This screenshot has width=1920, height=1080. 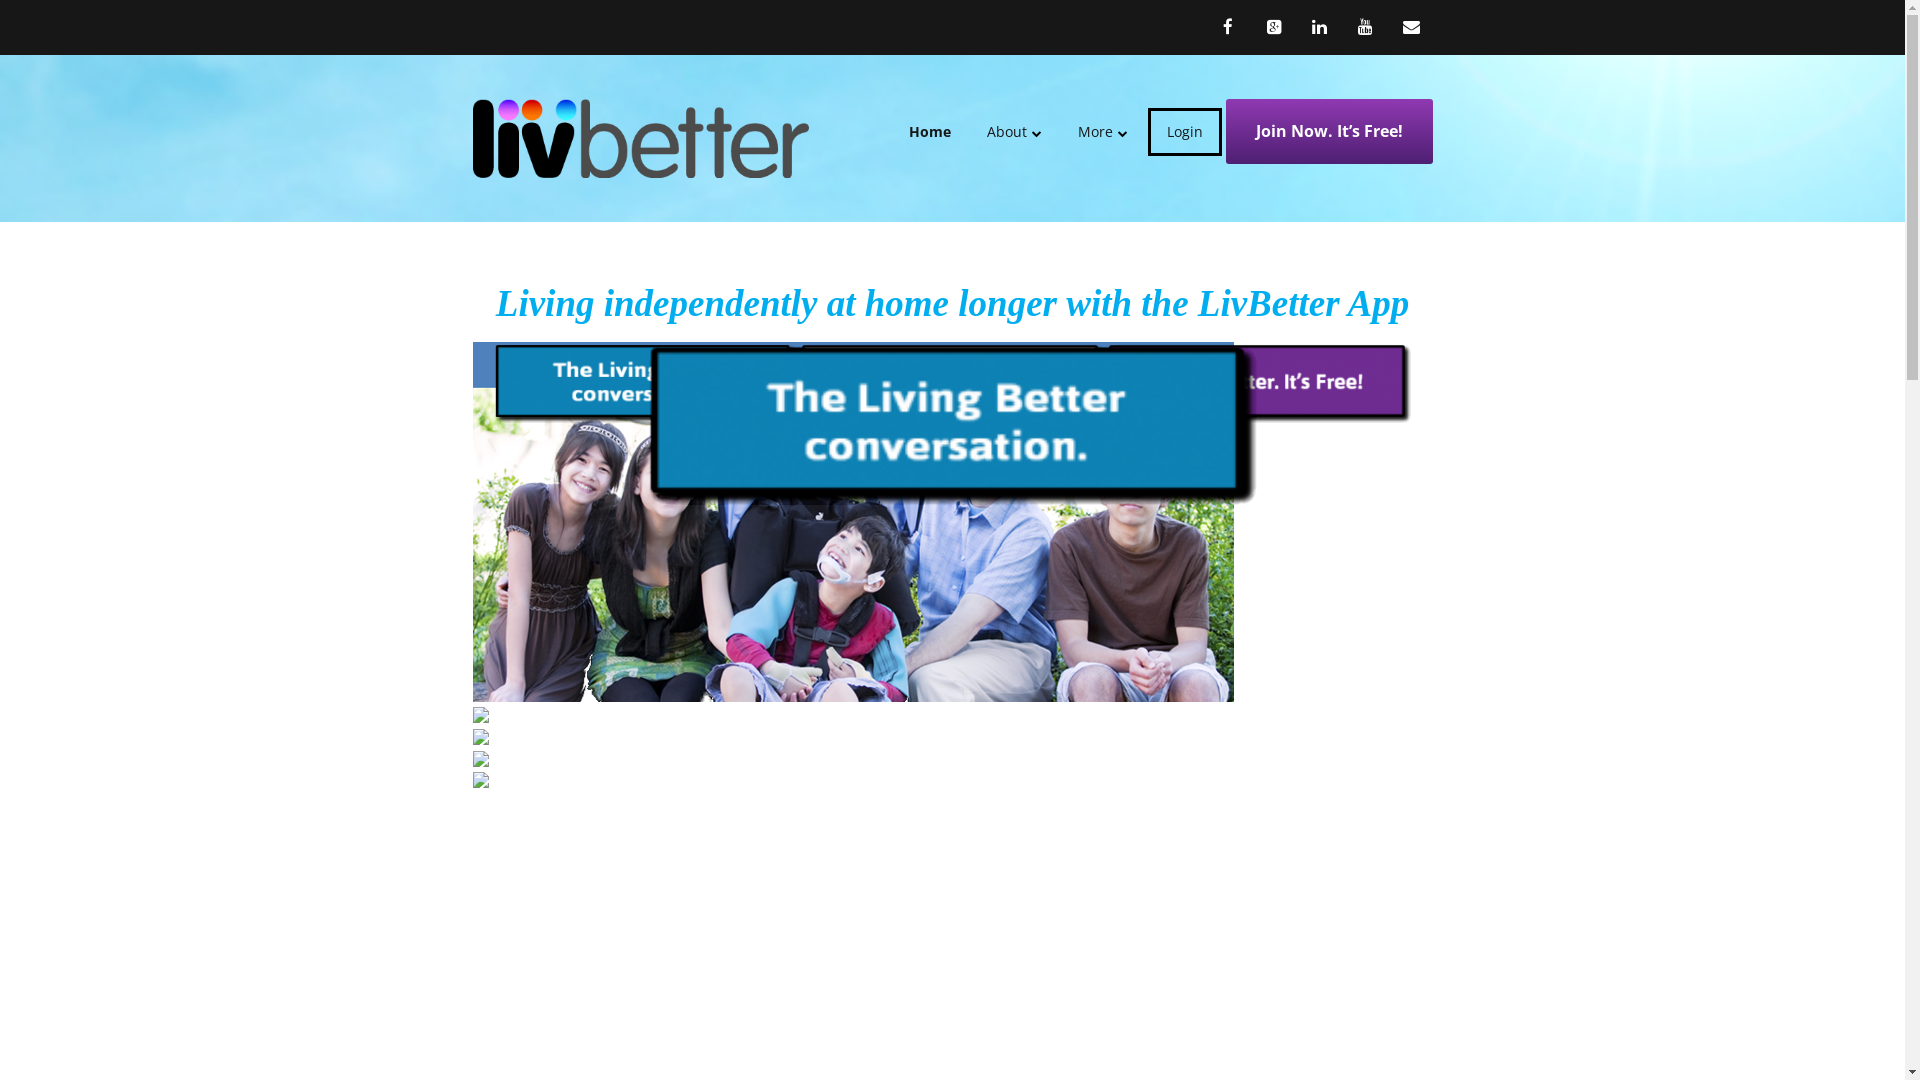 What do you see at coordinates (1272, 27) in the screenshot?
I see `'Google+'` at bounding box center [1272, 27].